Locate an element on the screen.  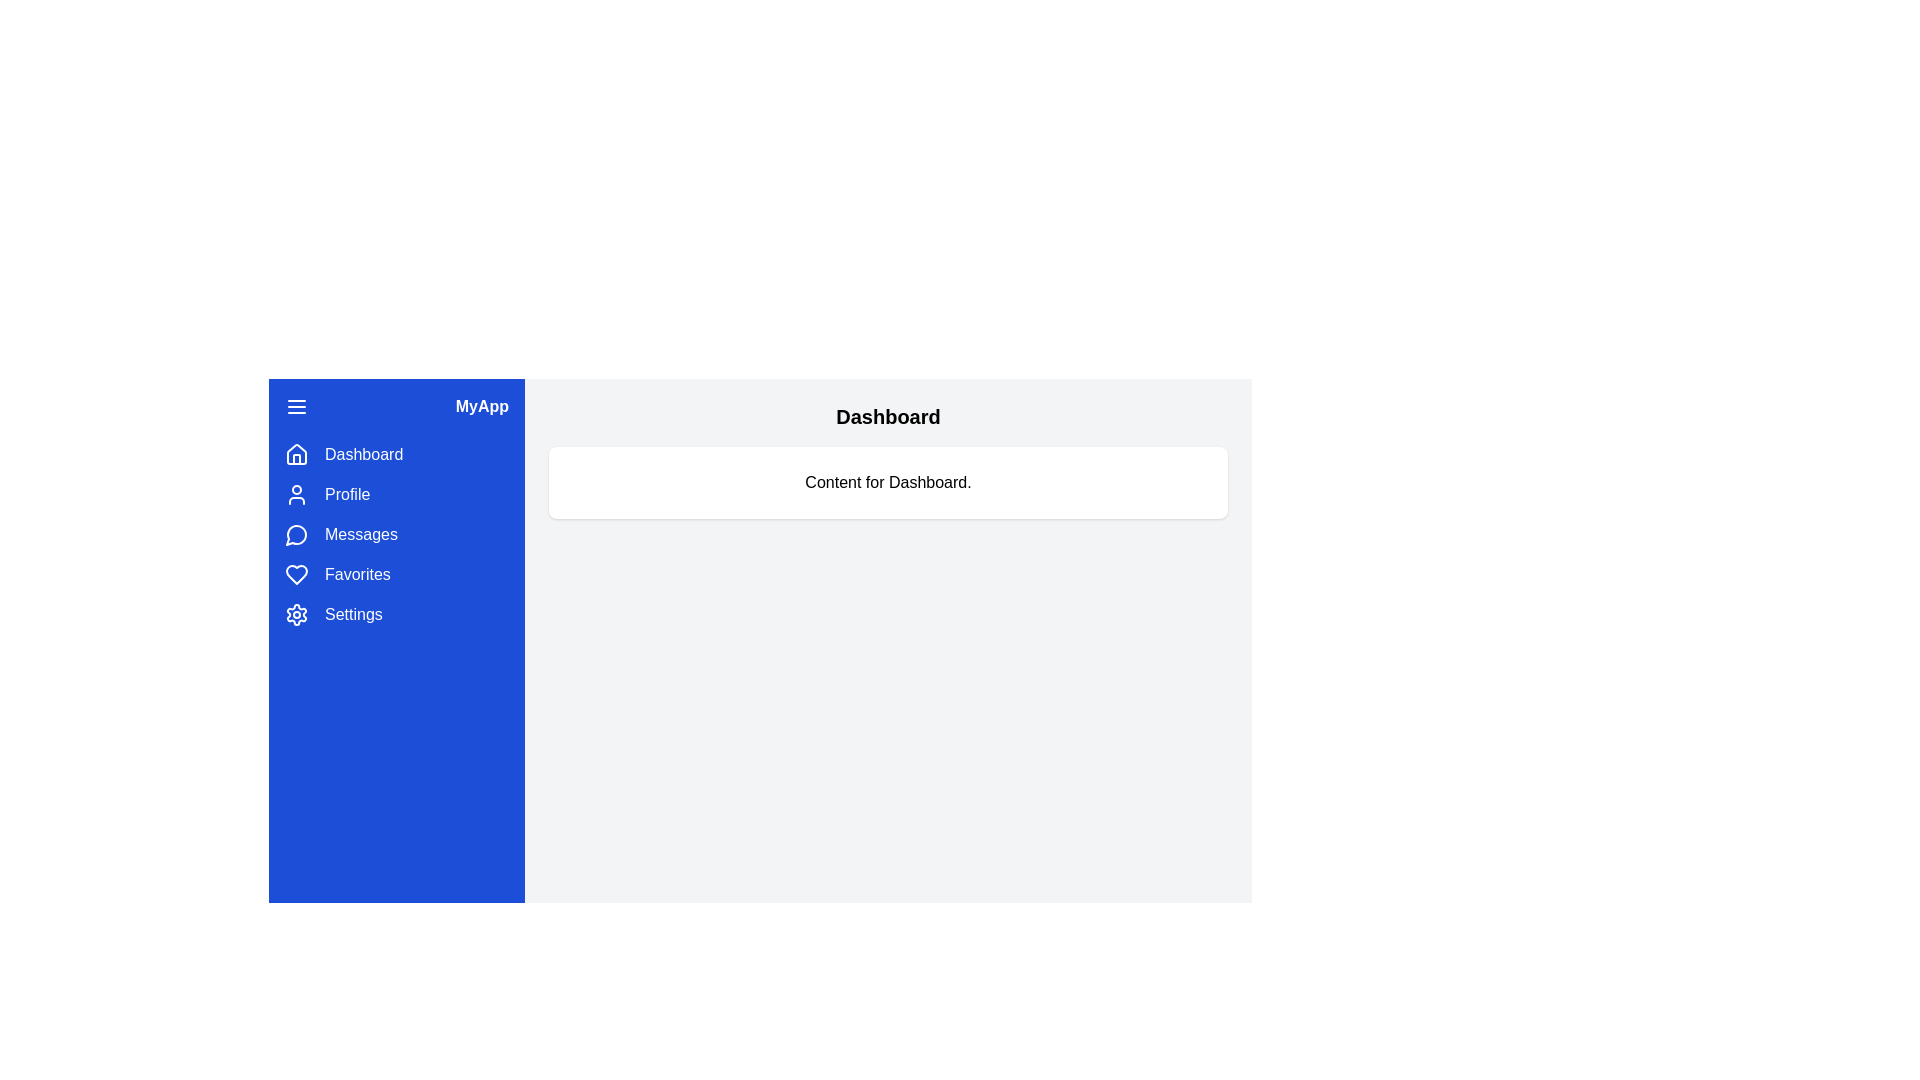
the 'Profile' label element, which is styled with white text on a blue background and is the second item in the sidebar menu is located at coordinates (347, 494).